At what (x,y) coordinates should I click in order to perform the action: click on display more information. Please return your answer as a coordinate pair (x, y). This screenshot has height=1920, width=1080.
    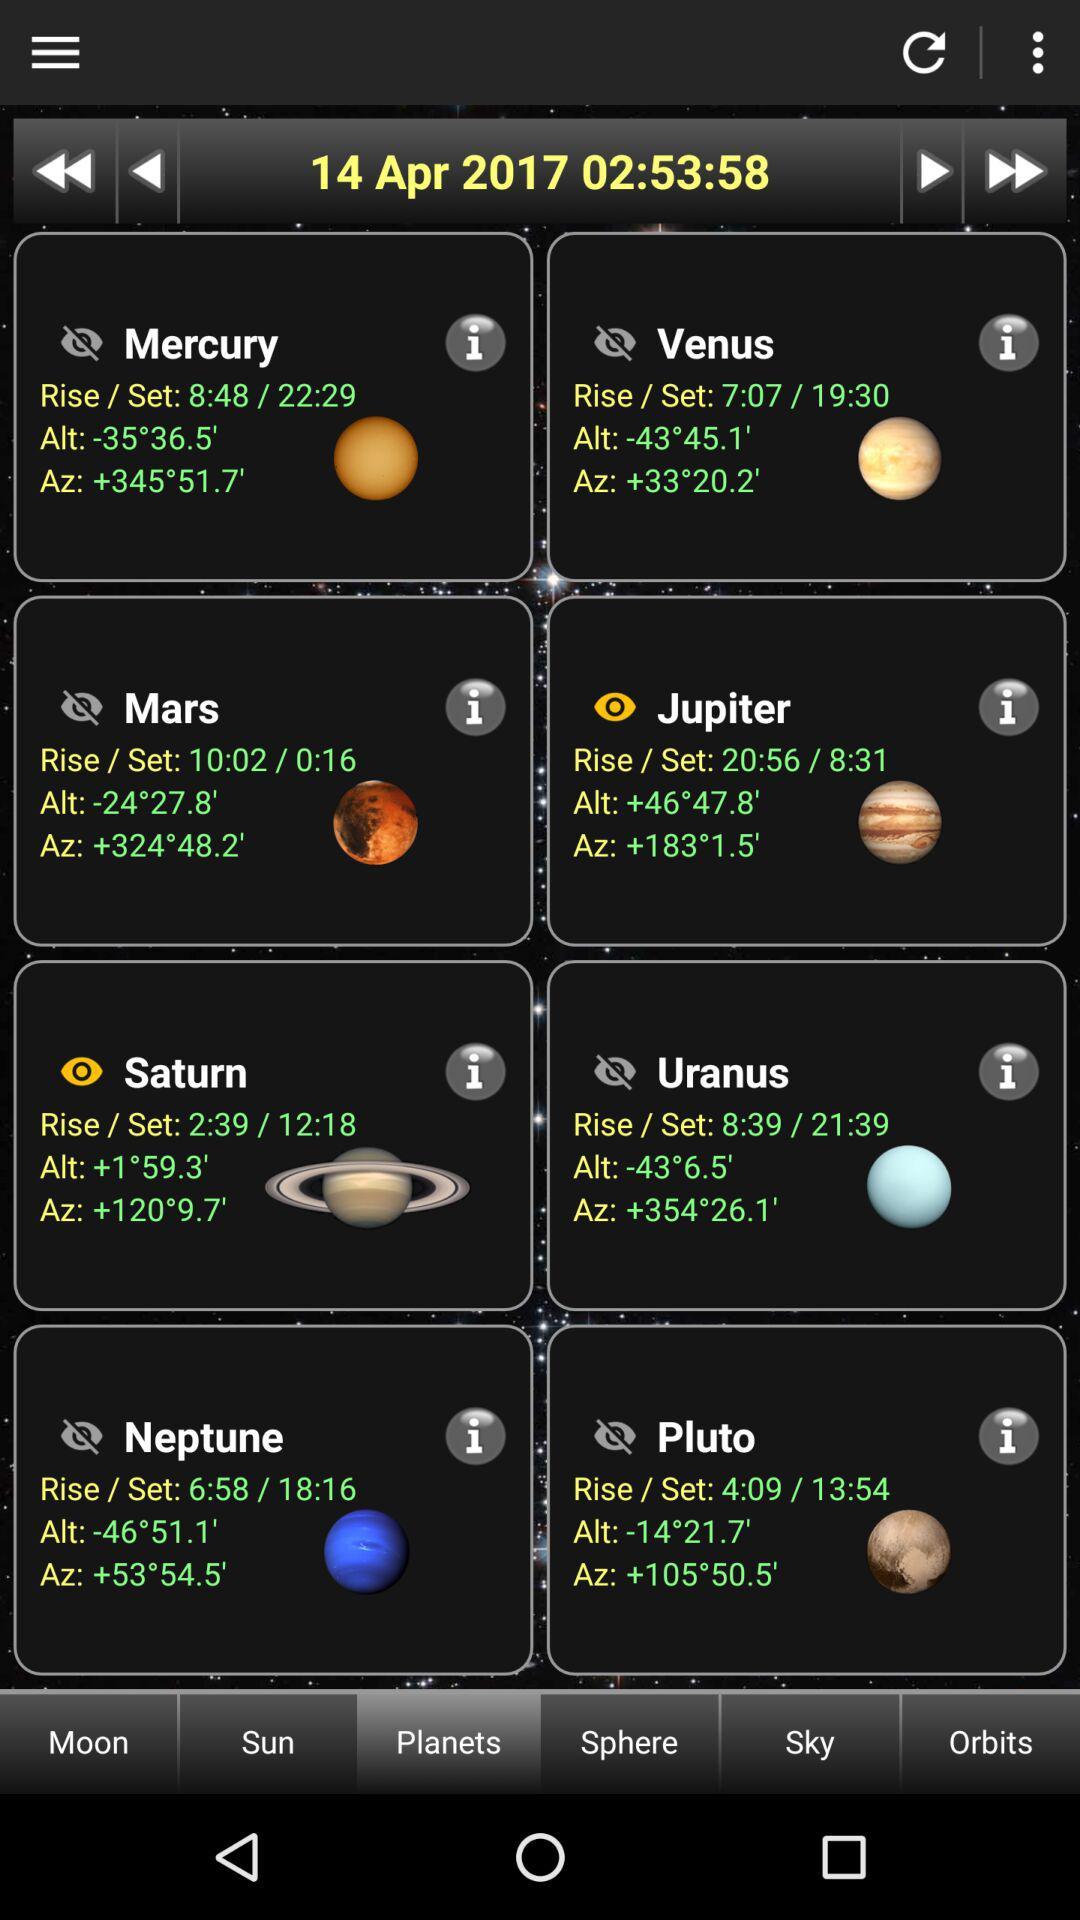
    Looking at the image, I should click on (1008, 1434).